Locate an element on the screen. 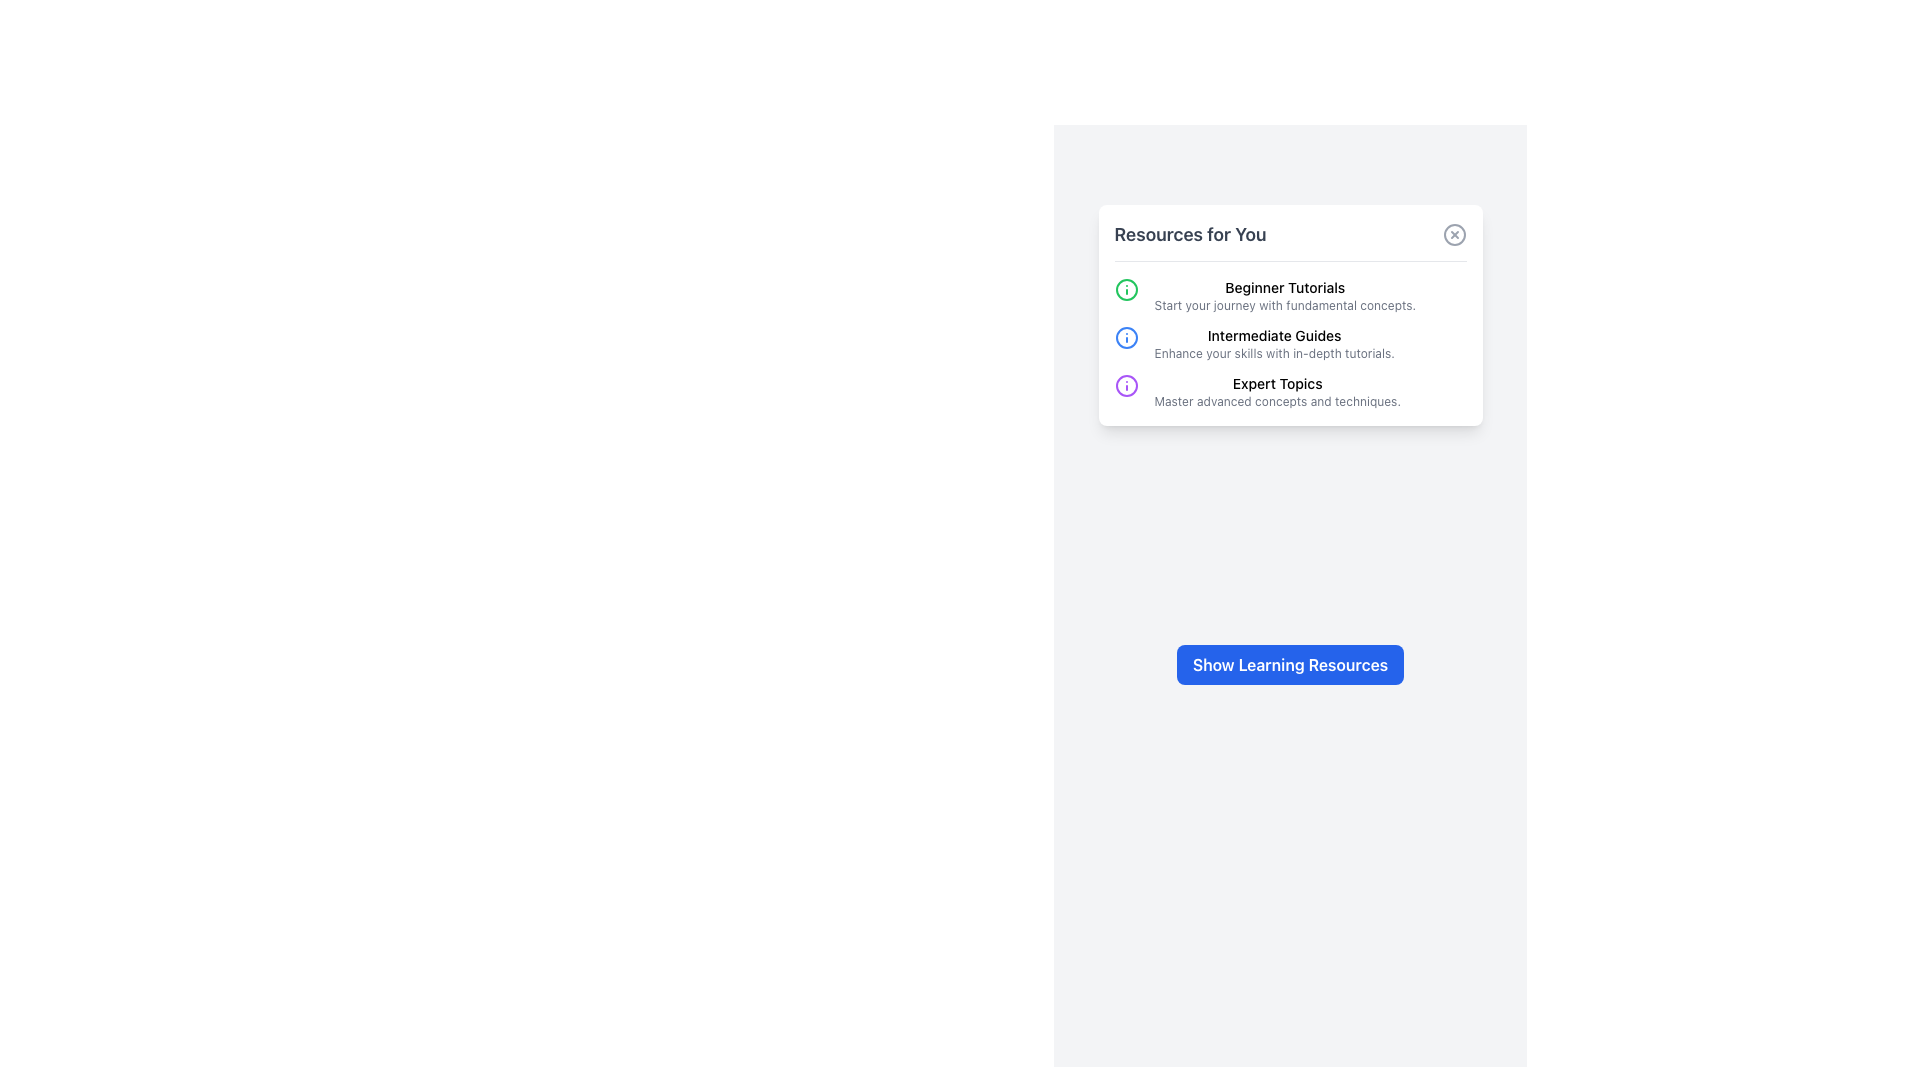 This screenshot has height=1080, width=1920. the informational icon representing the 'Beginner Tutorials' category, which is the first item icon in the 'Resources for You' section is located at coordinates (1126, 289).